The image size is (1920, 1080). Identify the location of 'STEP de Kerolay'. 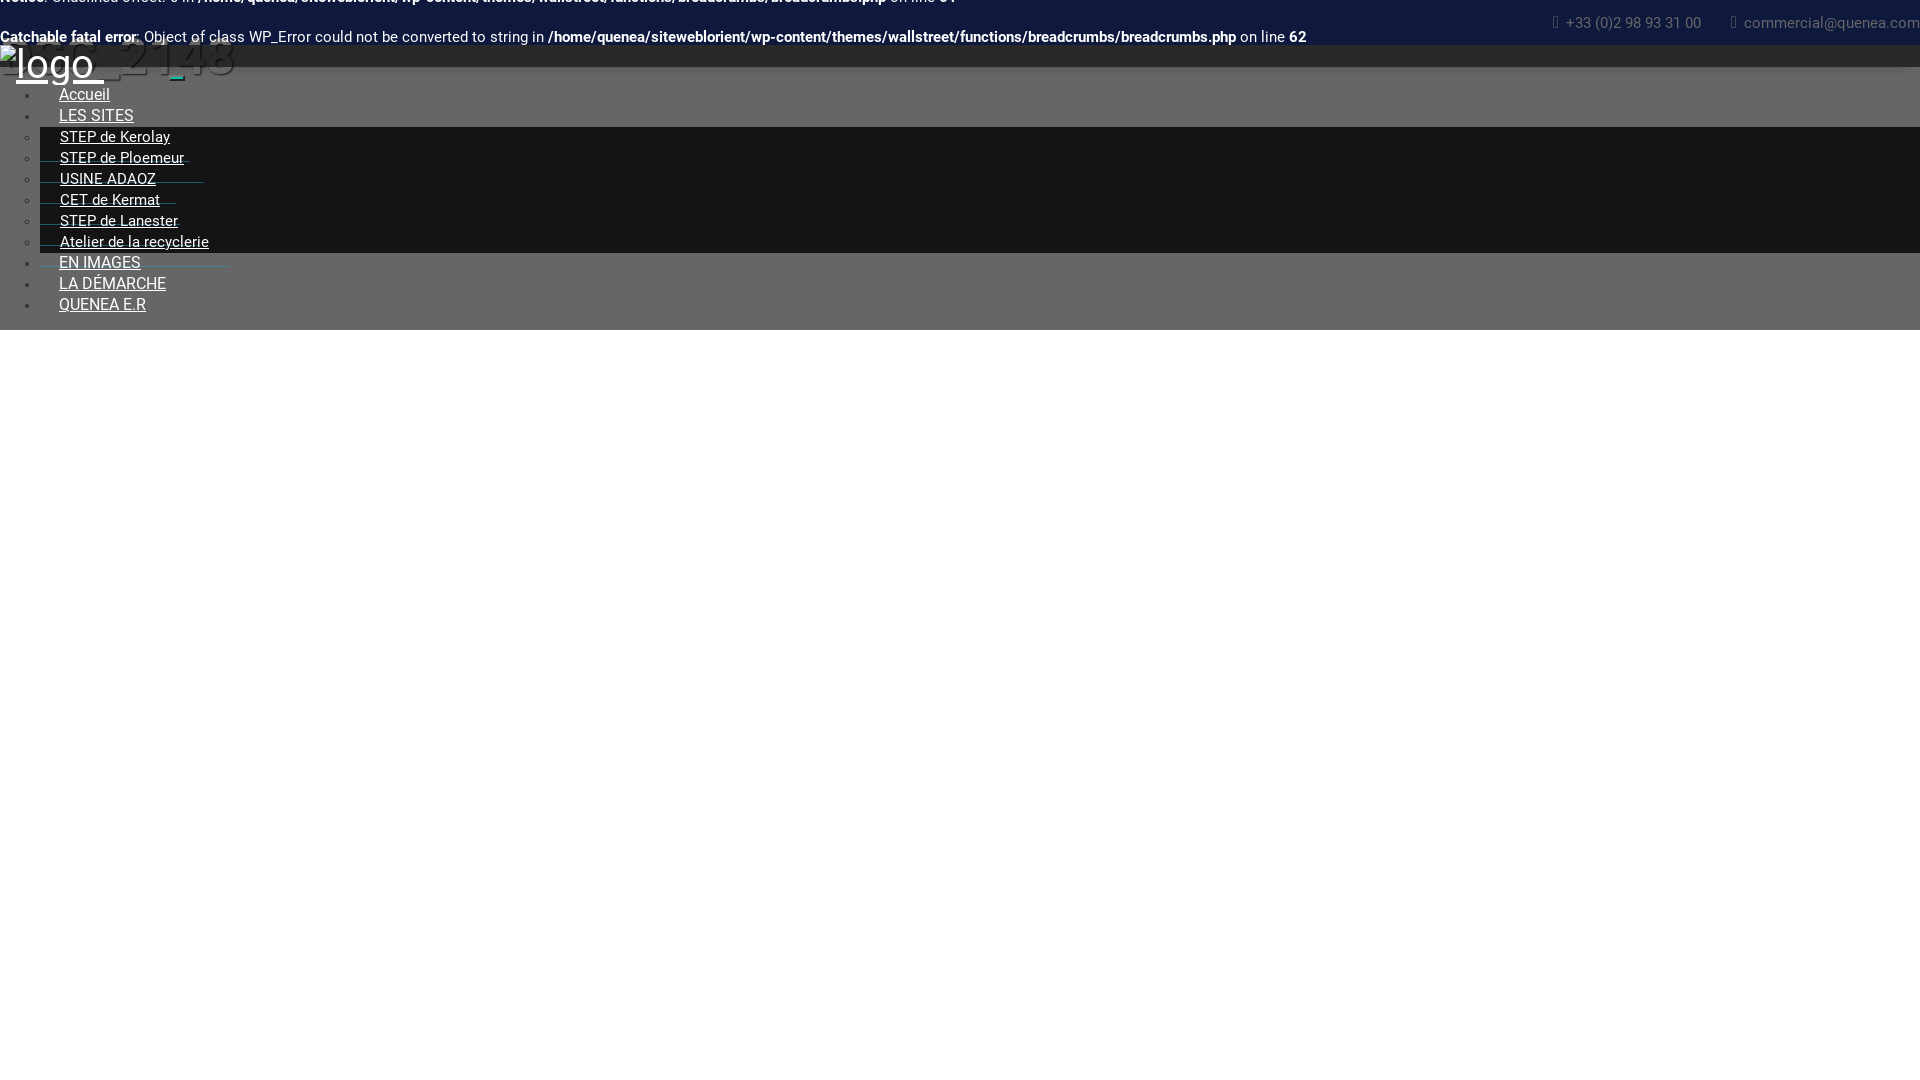
(39, 136).